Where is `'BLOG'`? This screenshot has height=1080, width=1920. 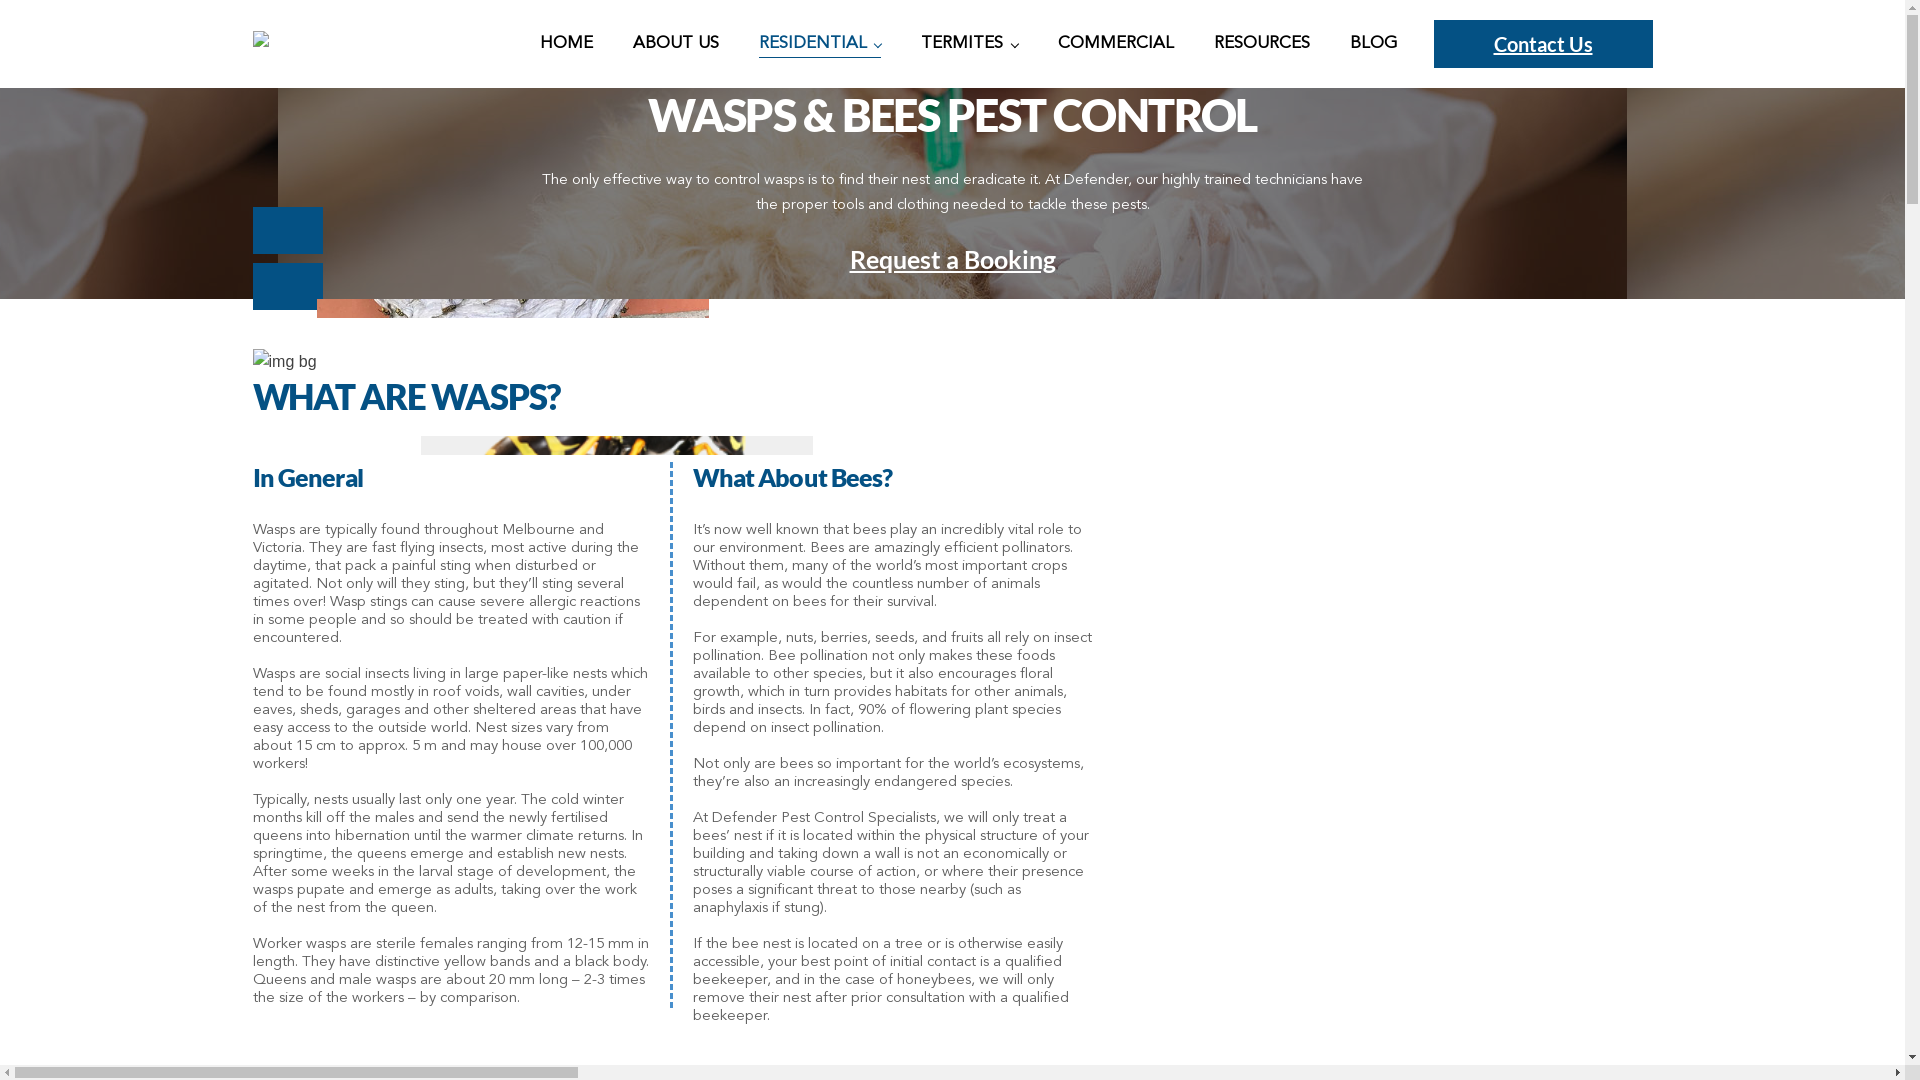
'BLOG' is located at coordinates (1349, 43).